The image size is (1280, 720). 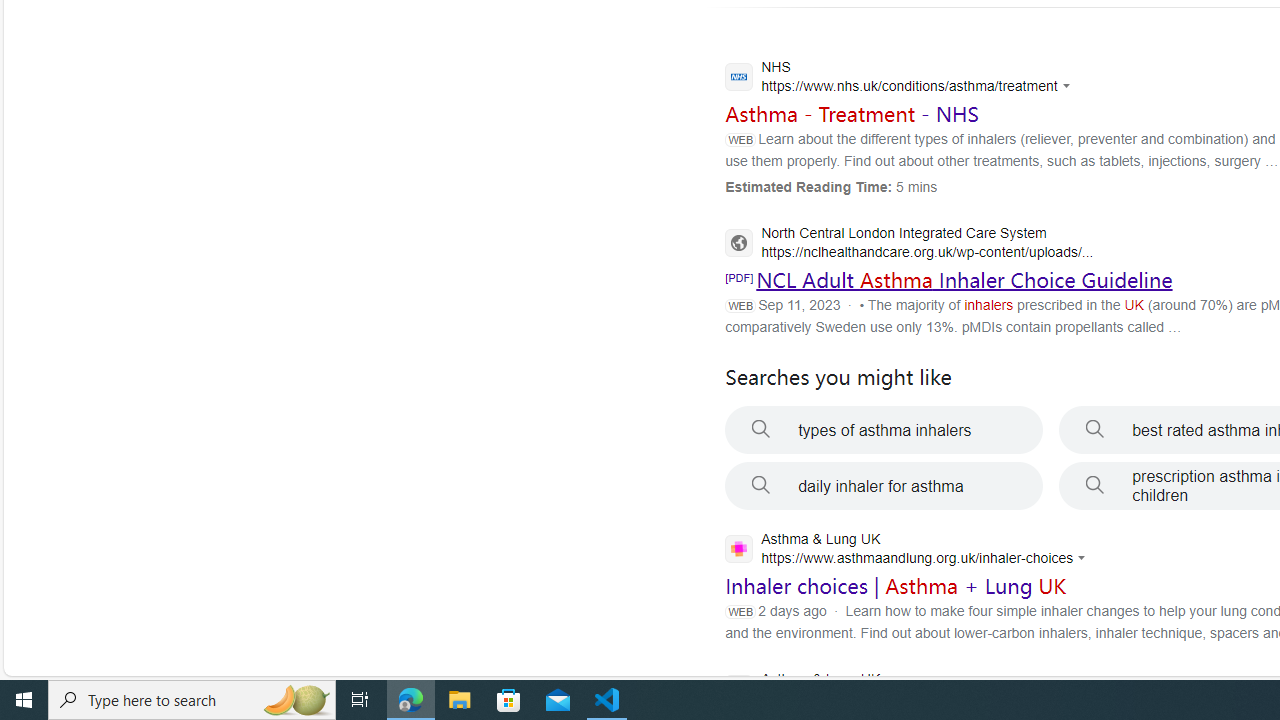 I want to click on 'Actions for this site', so click(x=1083, y=558).